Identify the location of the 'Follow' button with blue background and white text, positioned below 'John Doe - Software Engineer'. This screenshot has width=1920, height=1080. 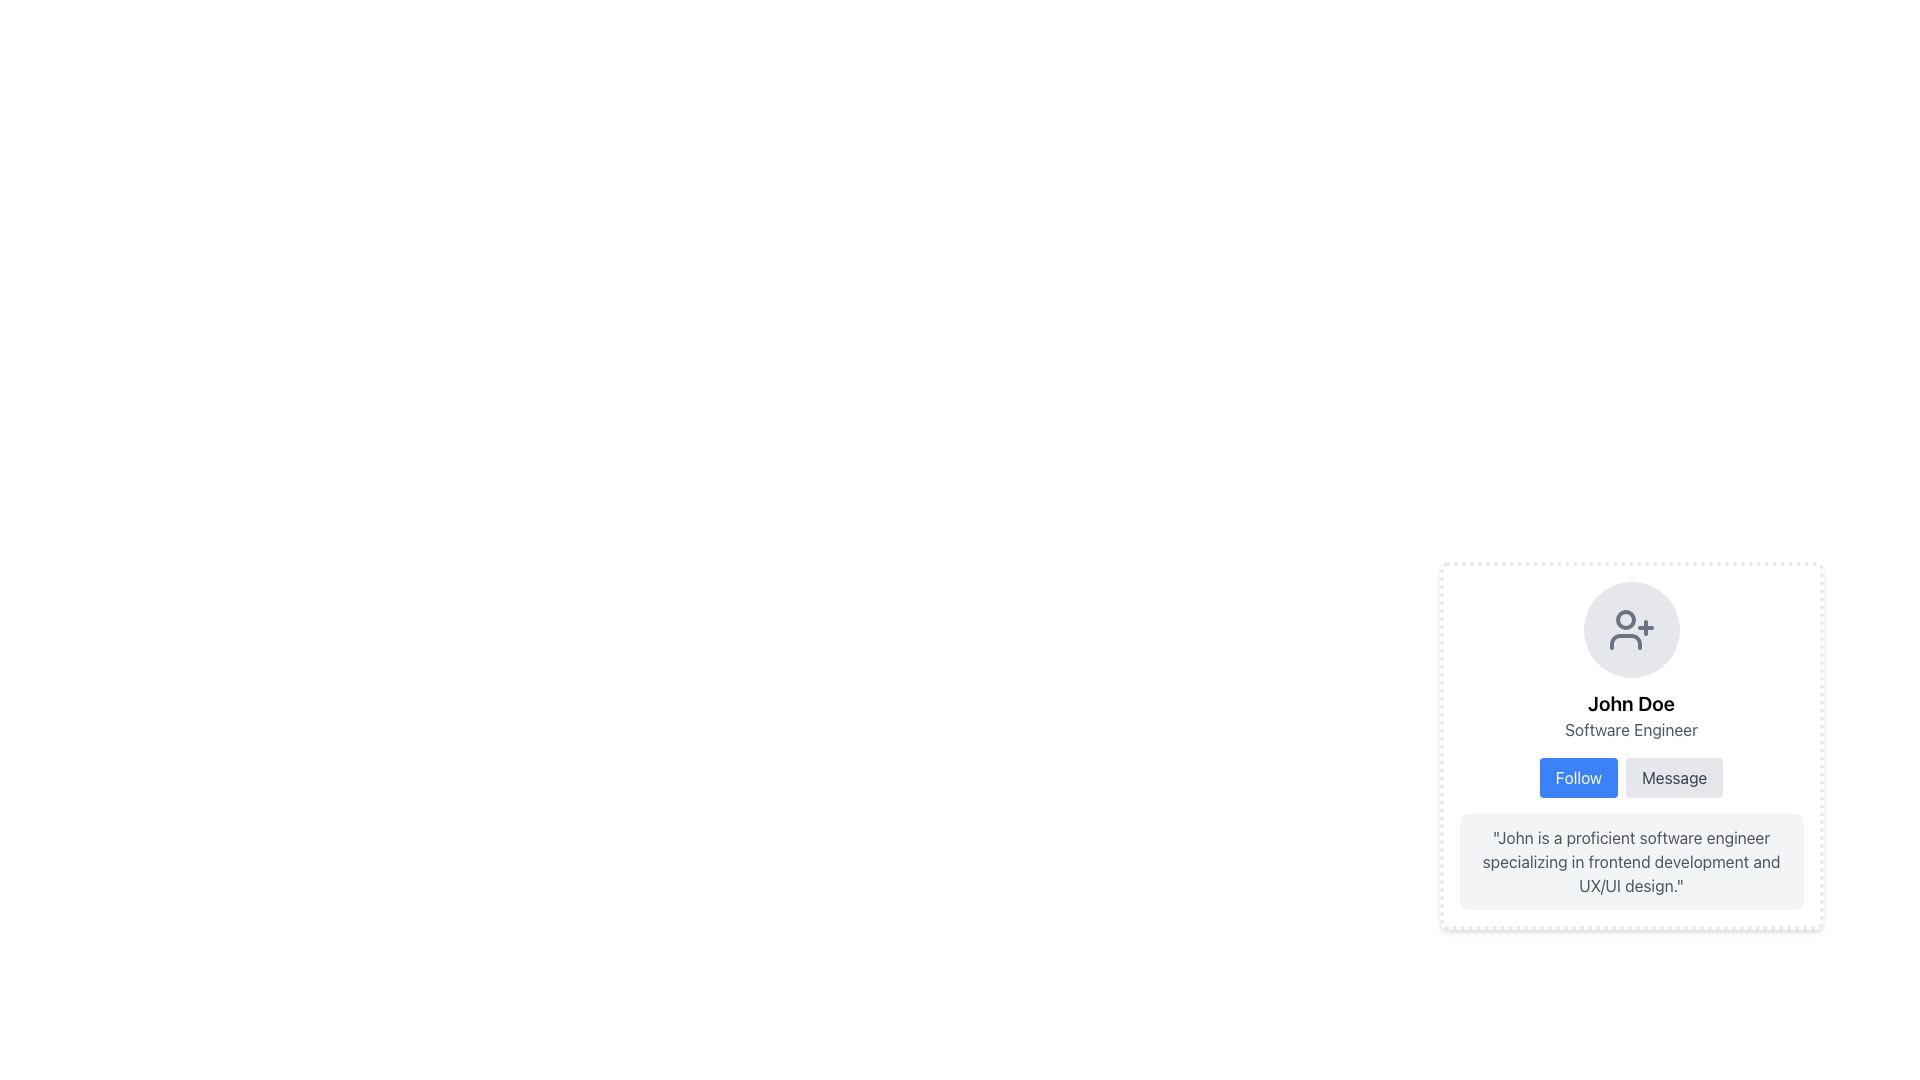
(1577, 777).